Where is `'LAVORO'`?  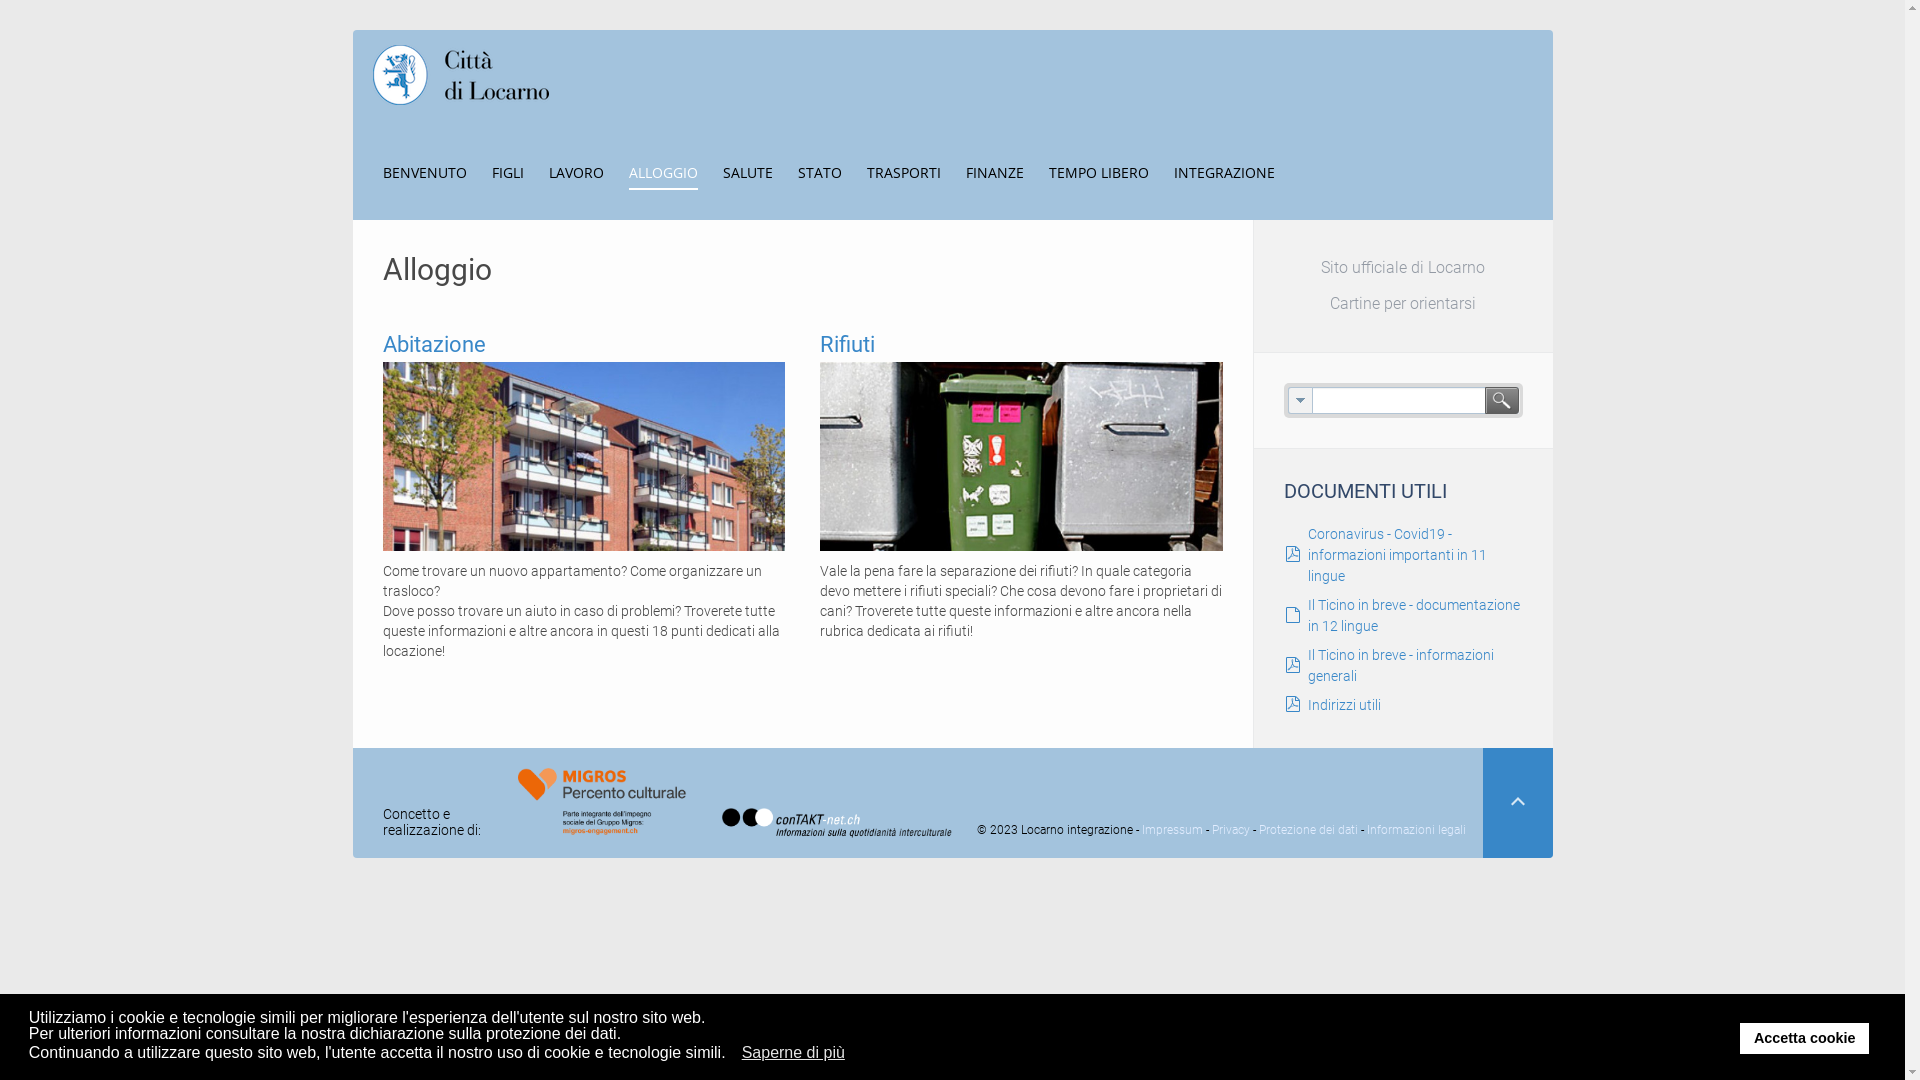 'LAVORO' is located at coordinates (547, 171).